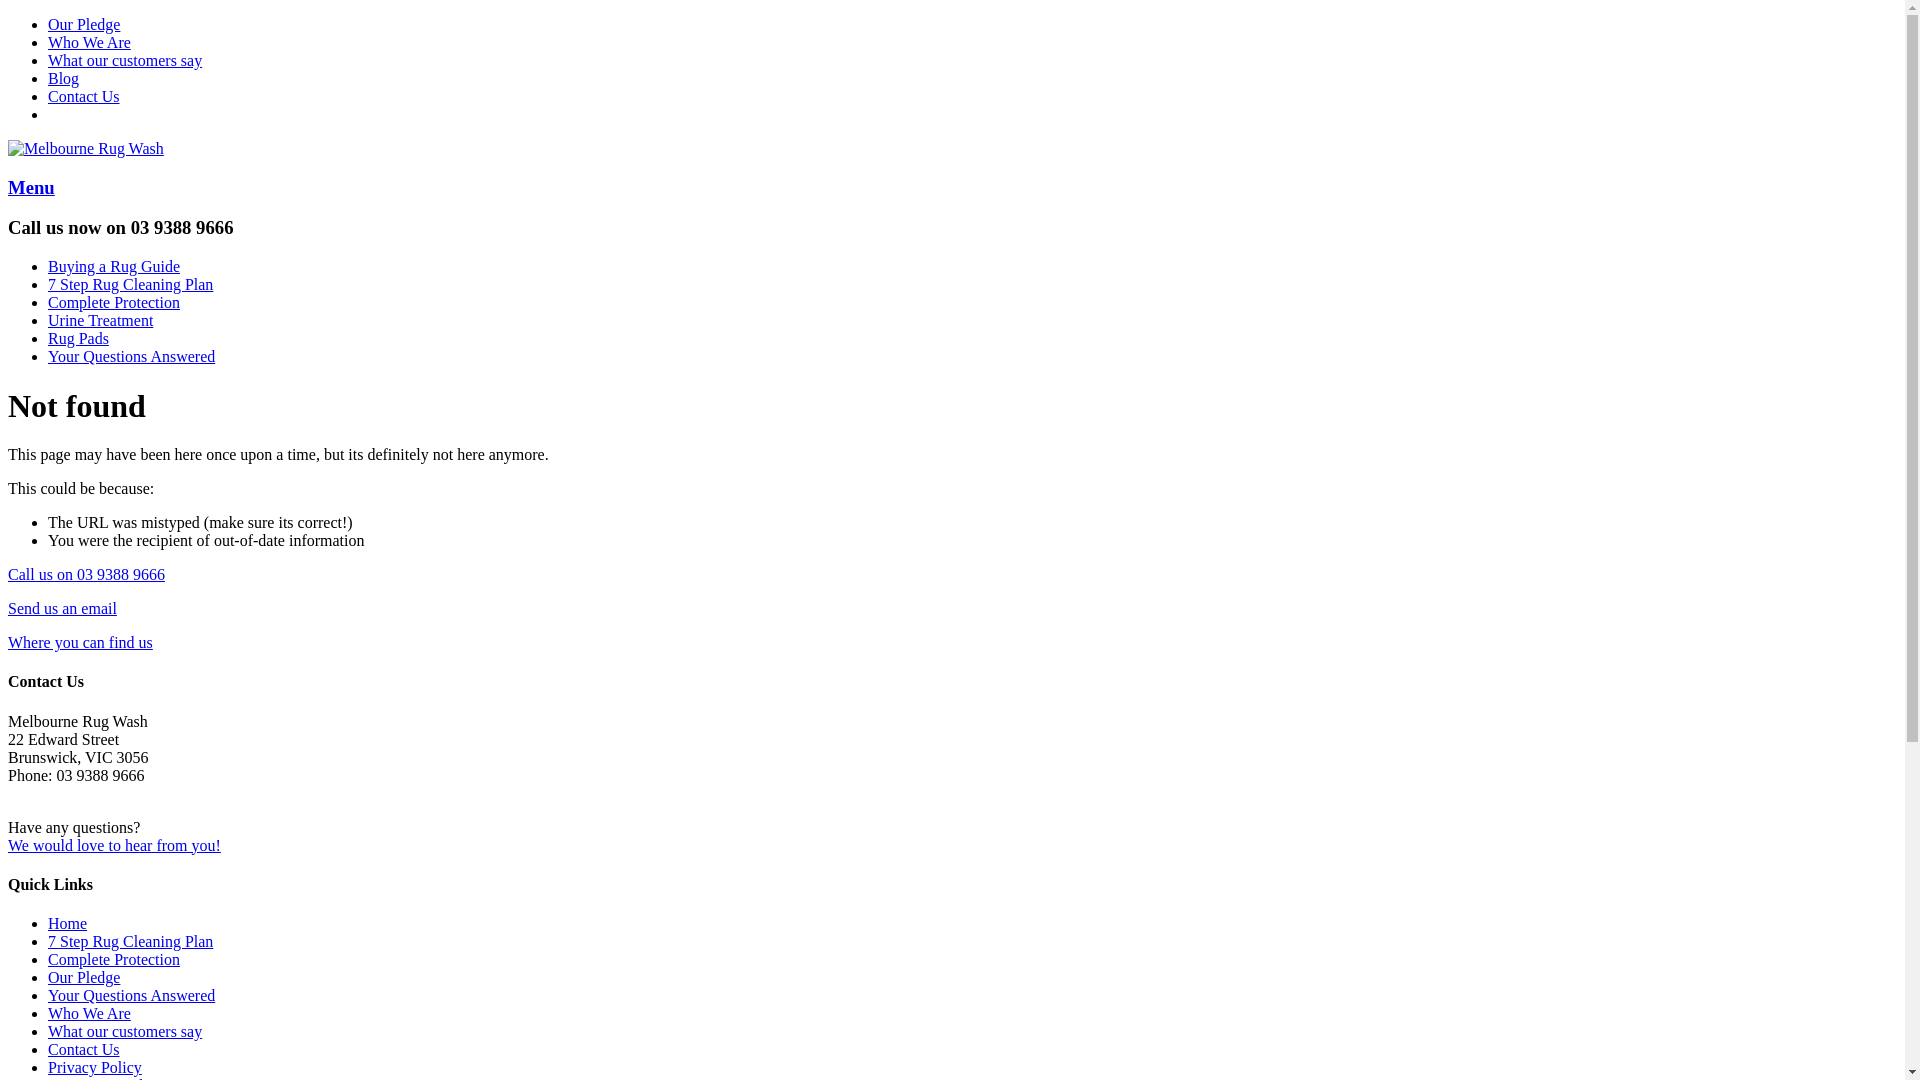 The image size is (1920, 1080). I want to click on 'Home', so click(67, 923).